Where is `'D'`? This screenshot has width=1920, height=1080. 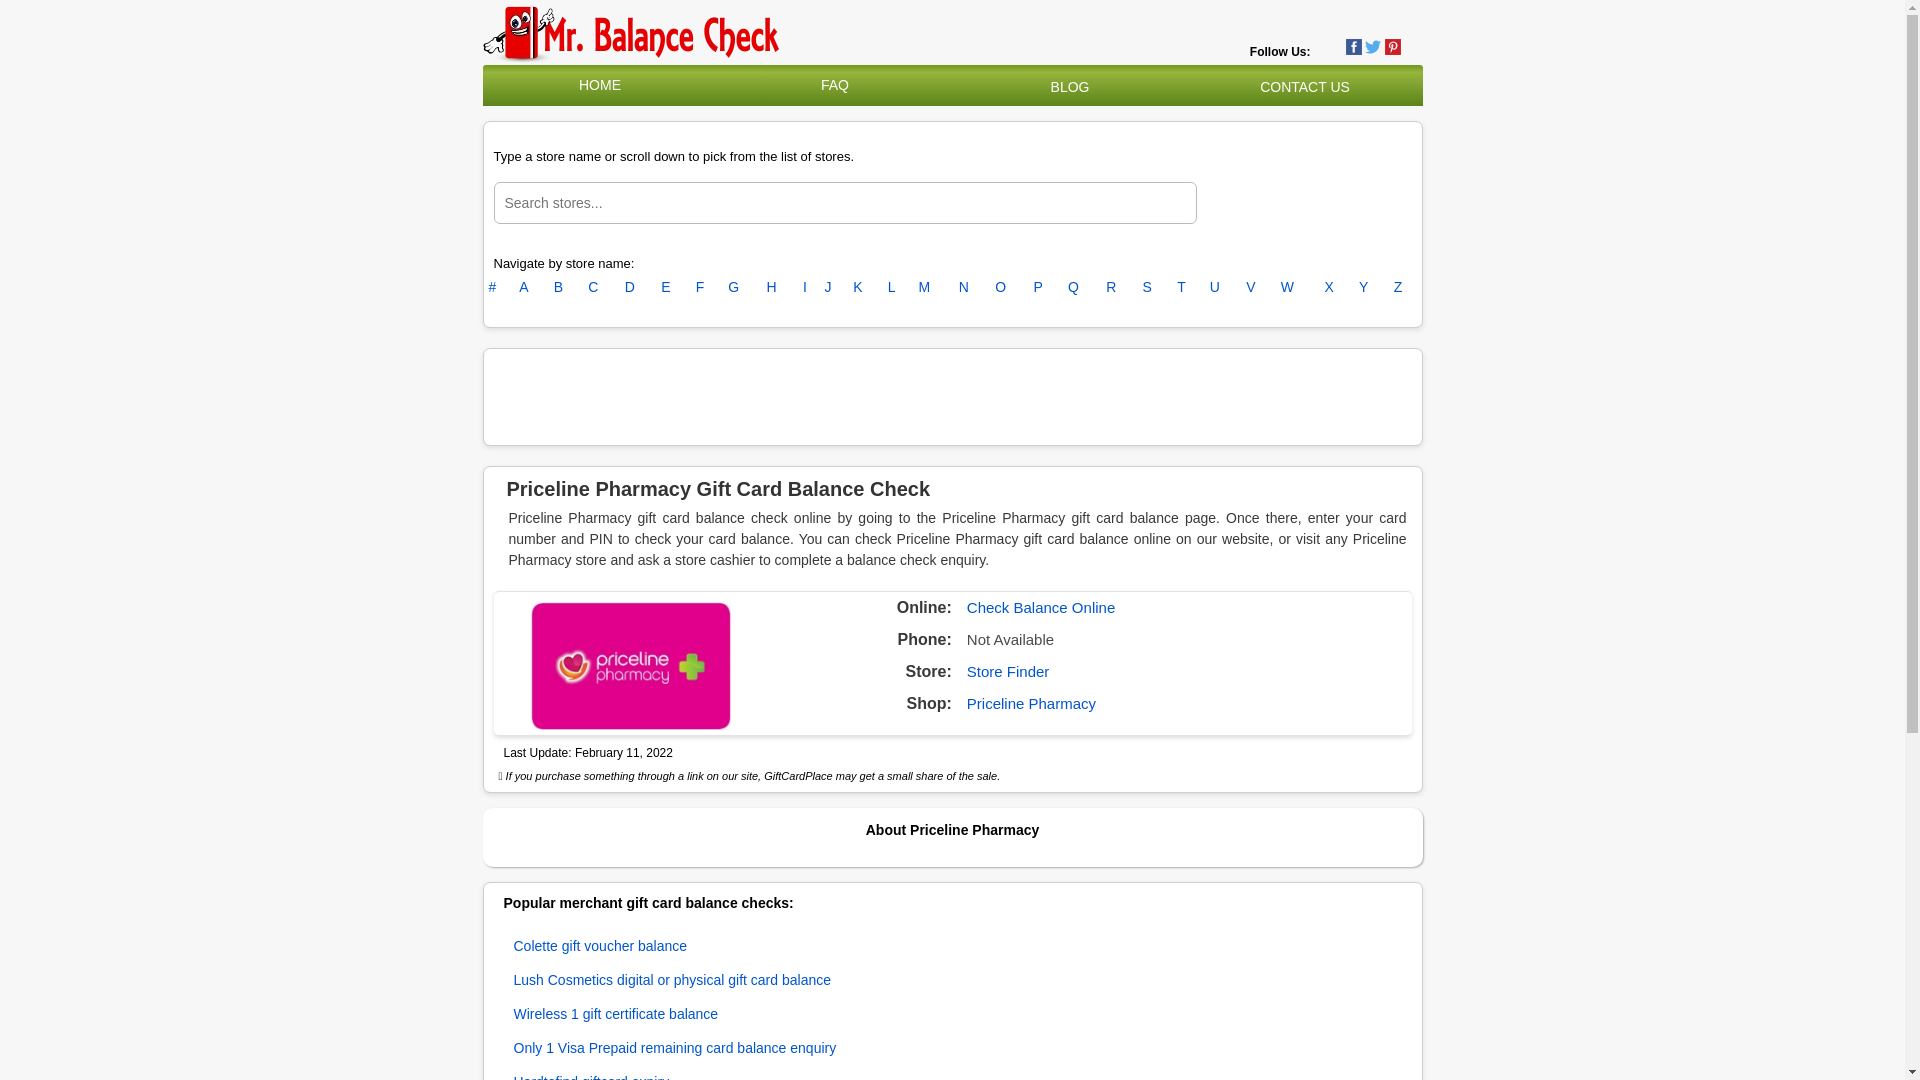
'D' is located at coordinates (628, 286).